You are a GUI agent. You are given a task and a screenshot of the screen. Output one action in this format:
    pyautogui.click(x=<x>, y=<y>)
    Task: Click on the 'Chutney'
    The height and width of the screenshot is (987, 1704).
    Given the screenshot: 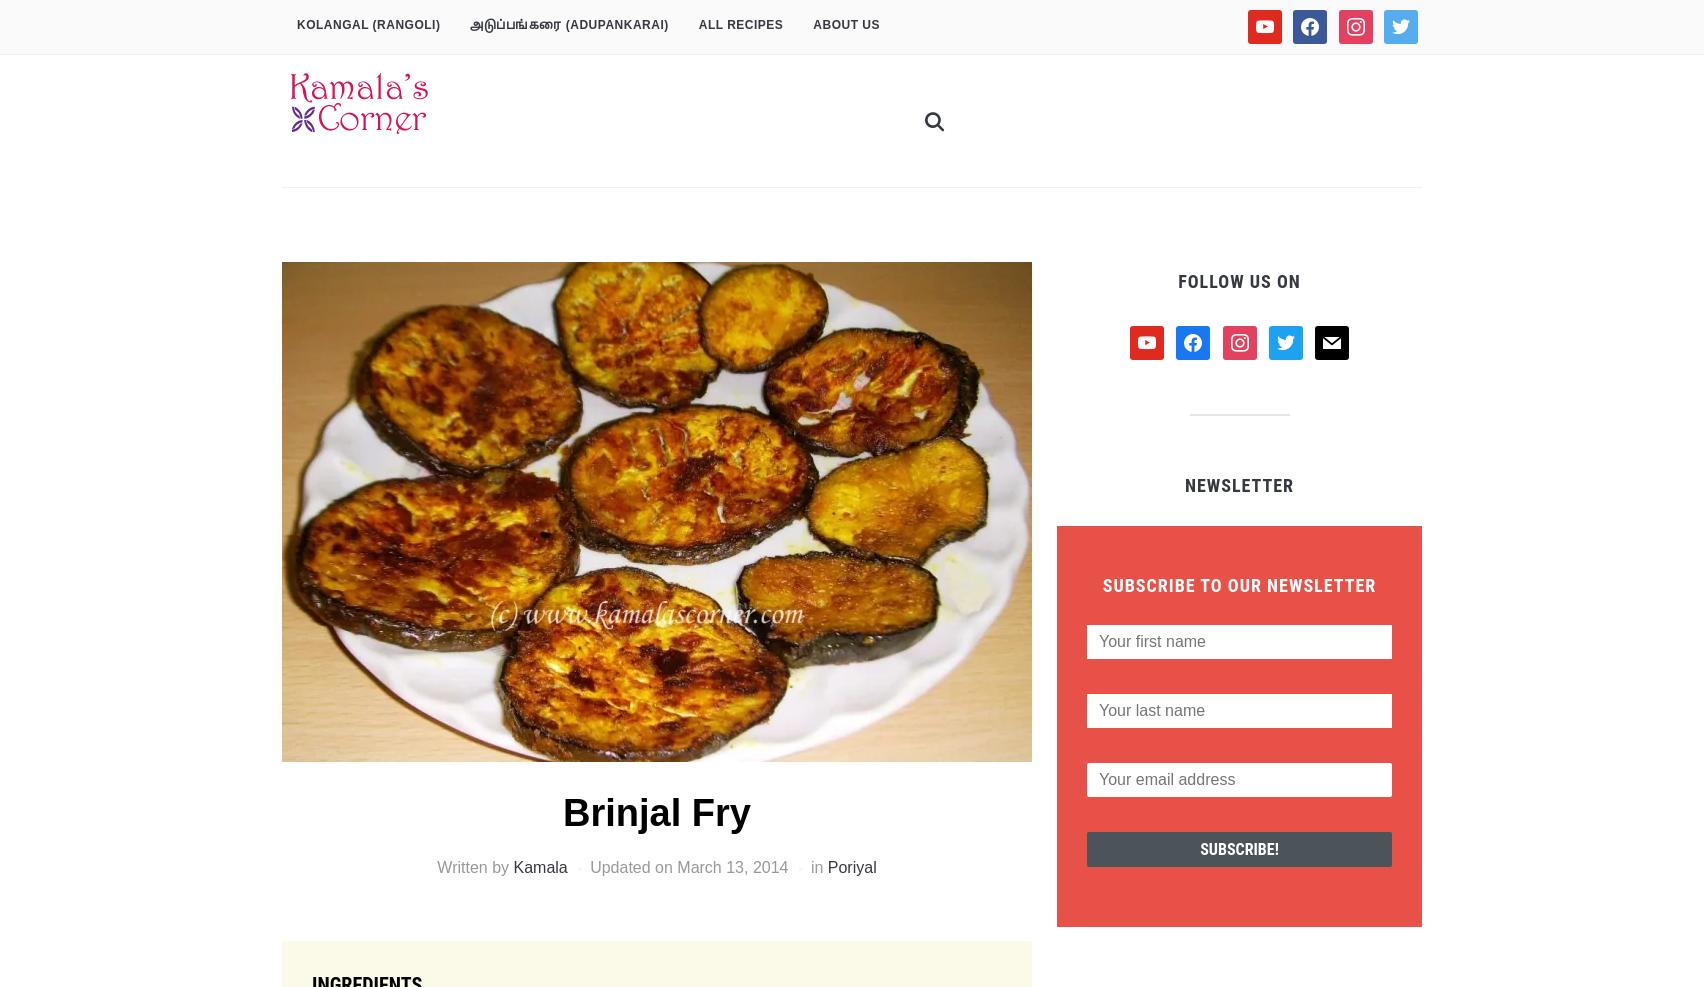 What is the action you would take?
    pyautogui.click(x=947, y=32)
    